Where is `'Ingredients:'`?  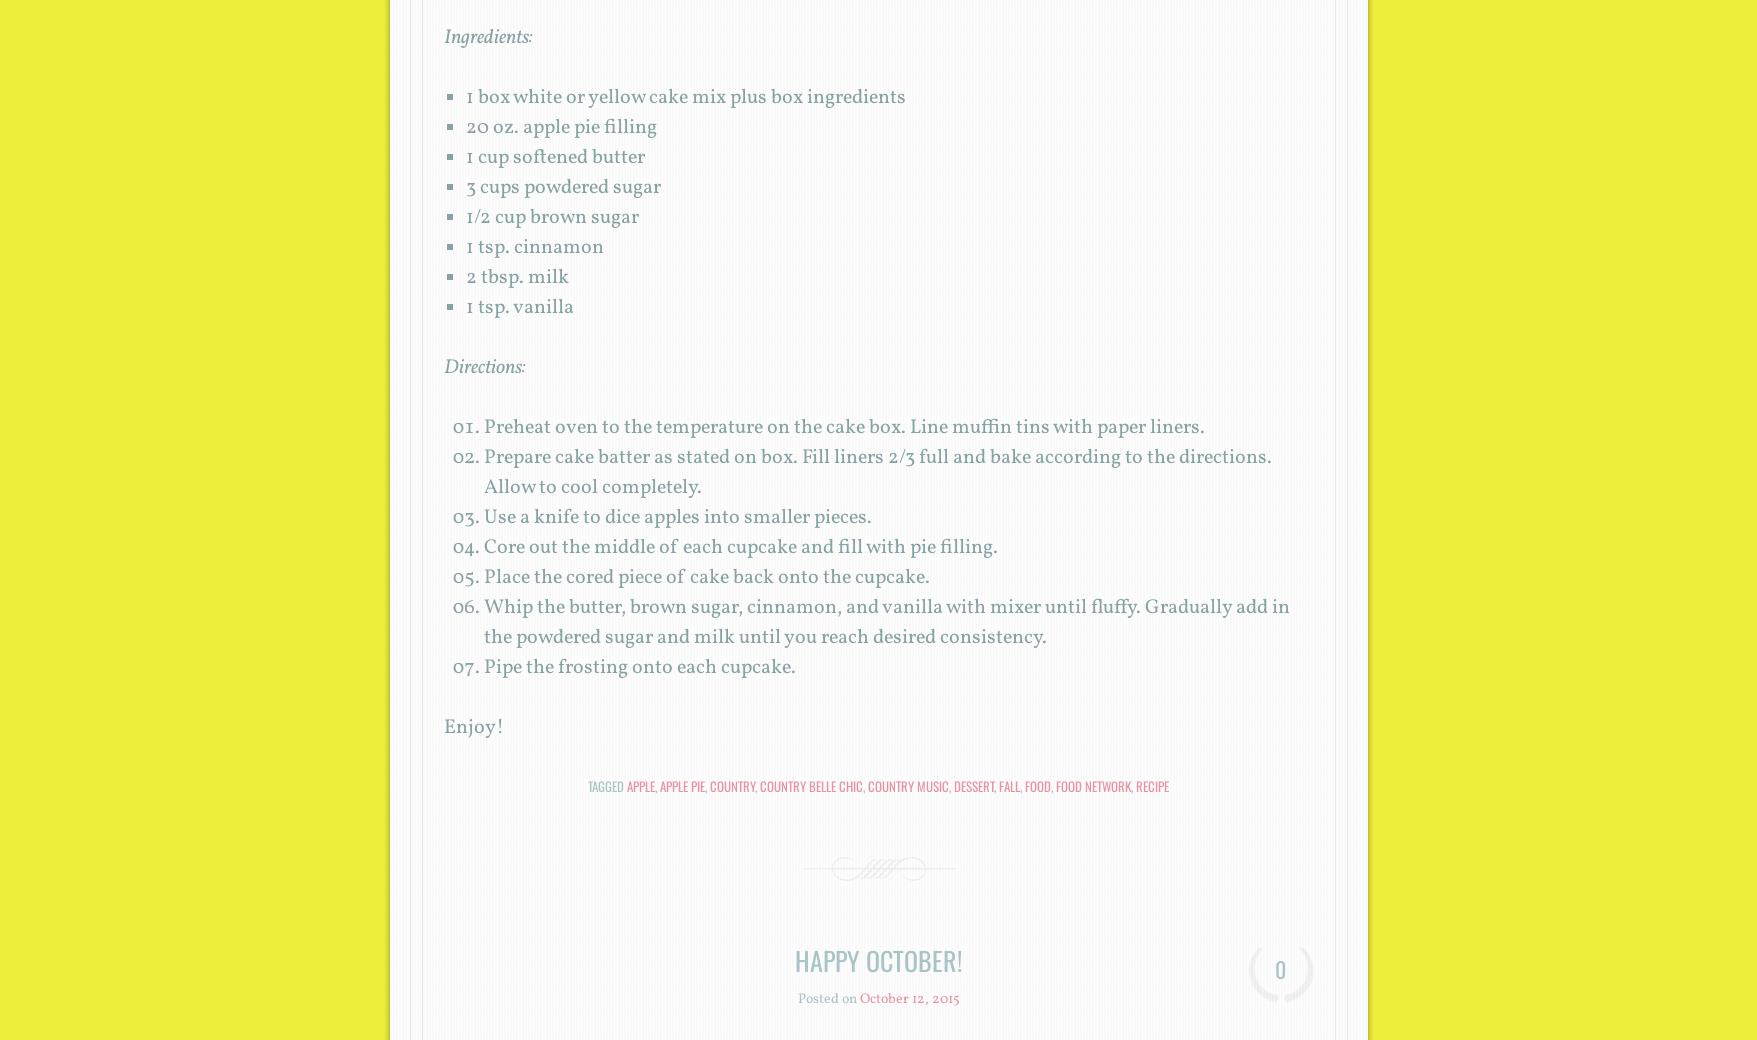
'Ingredients:' is located at coordinates (441, 36).